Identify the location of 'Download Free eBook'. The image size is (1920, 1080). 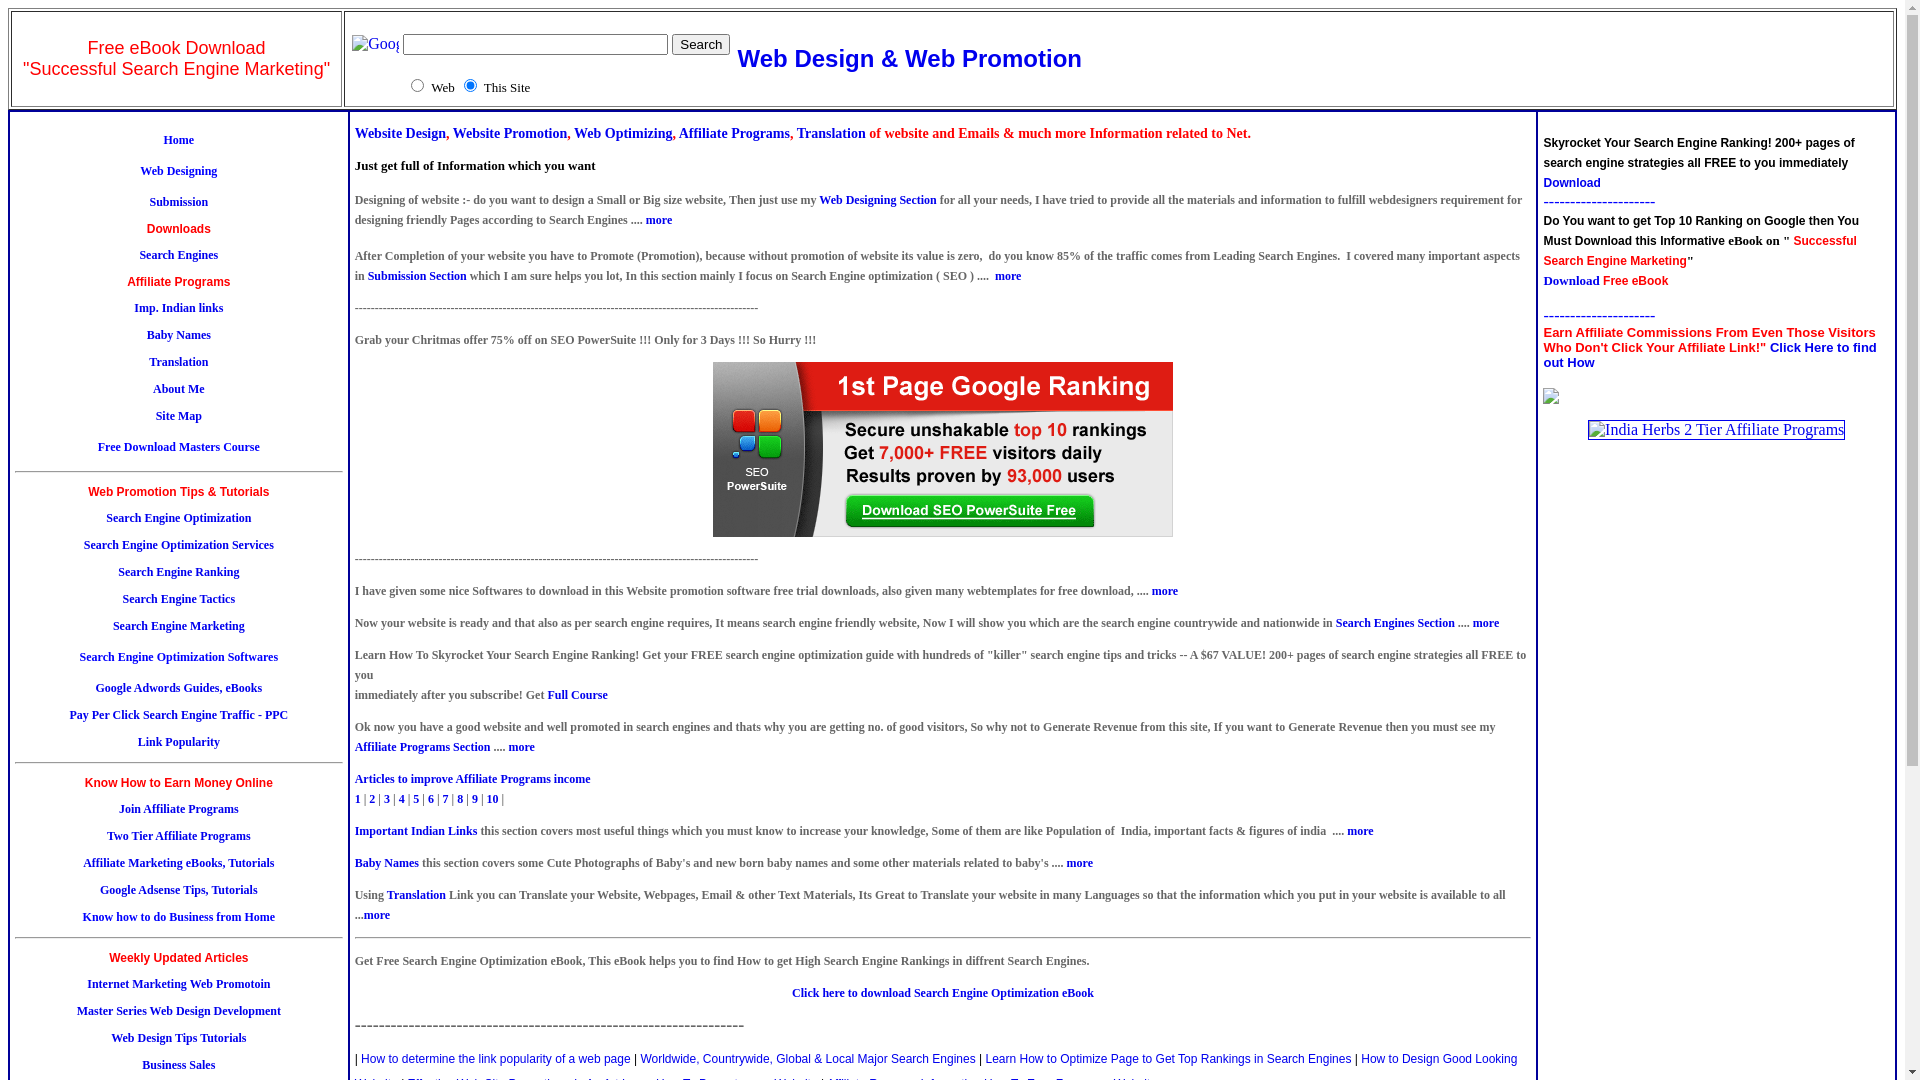
(1605, 280).